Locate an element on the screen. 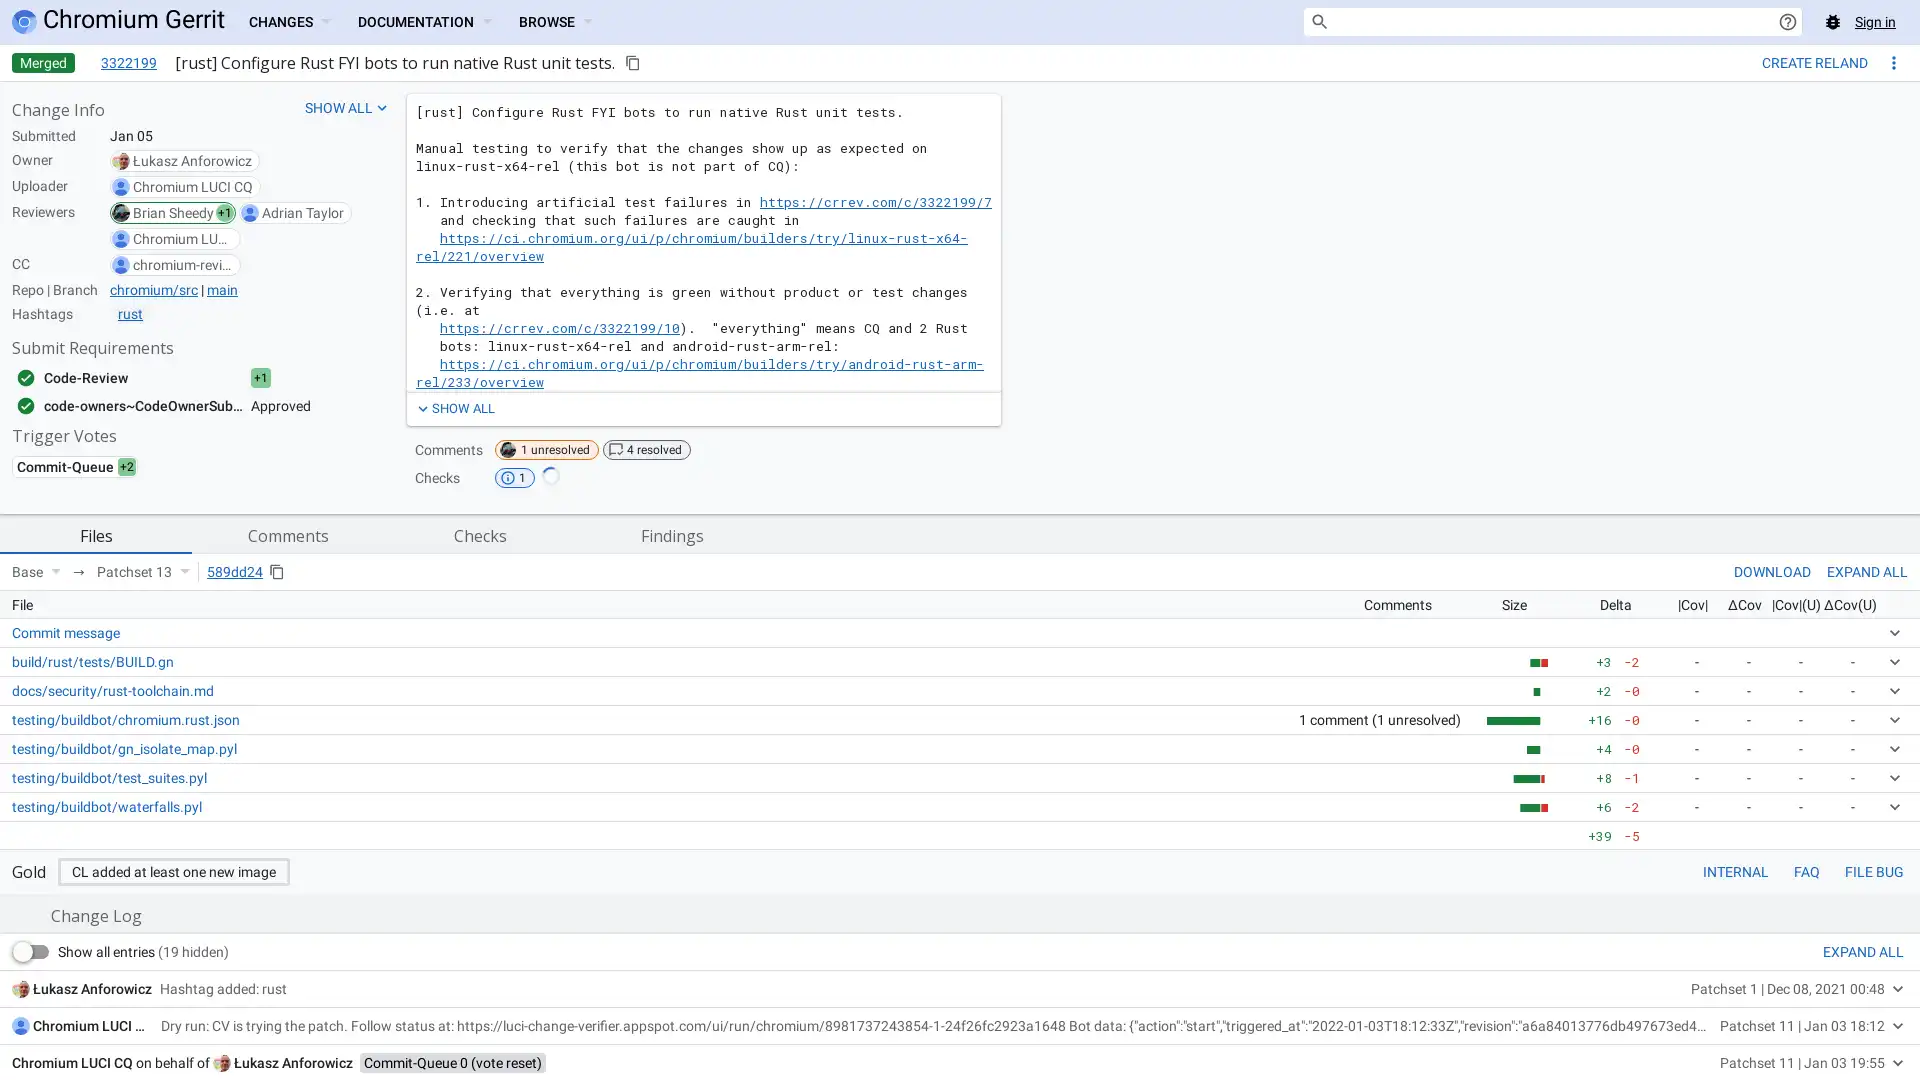 The image size is (1920, 1080). ukasz Anforowicz is located at coordinates (292, 1062).